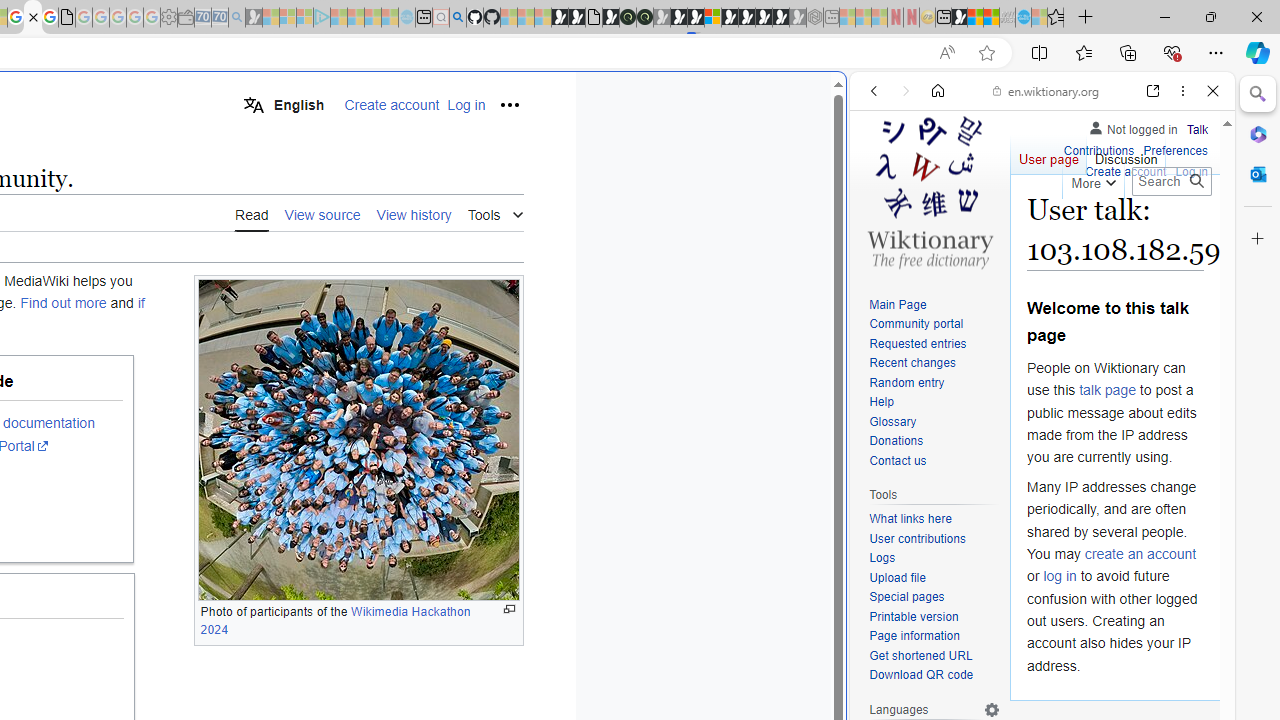 Image resolution: width=1280 pixels, height=720 pixels. I want to click on 'User contributions', so click(934, 538).